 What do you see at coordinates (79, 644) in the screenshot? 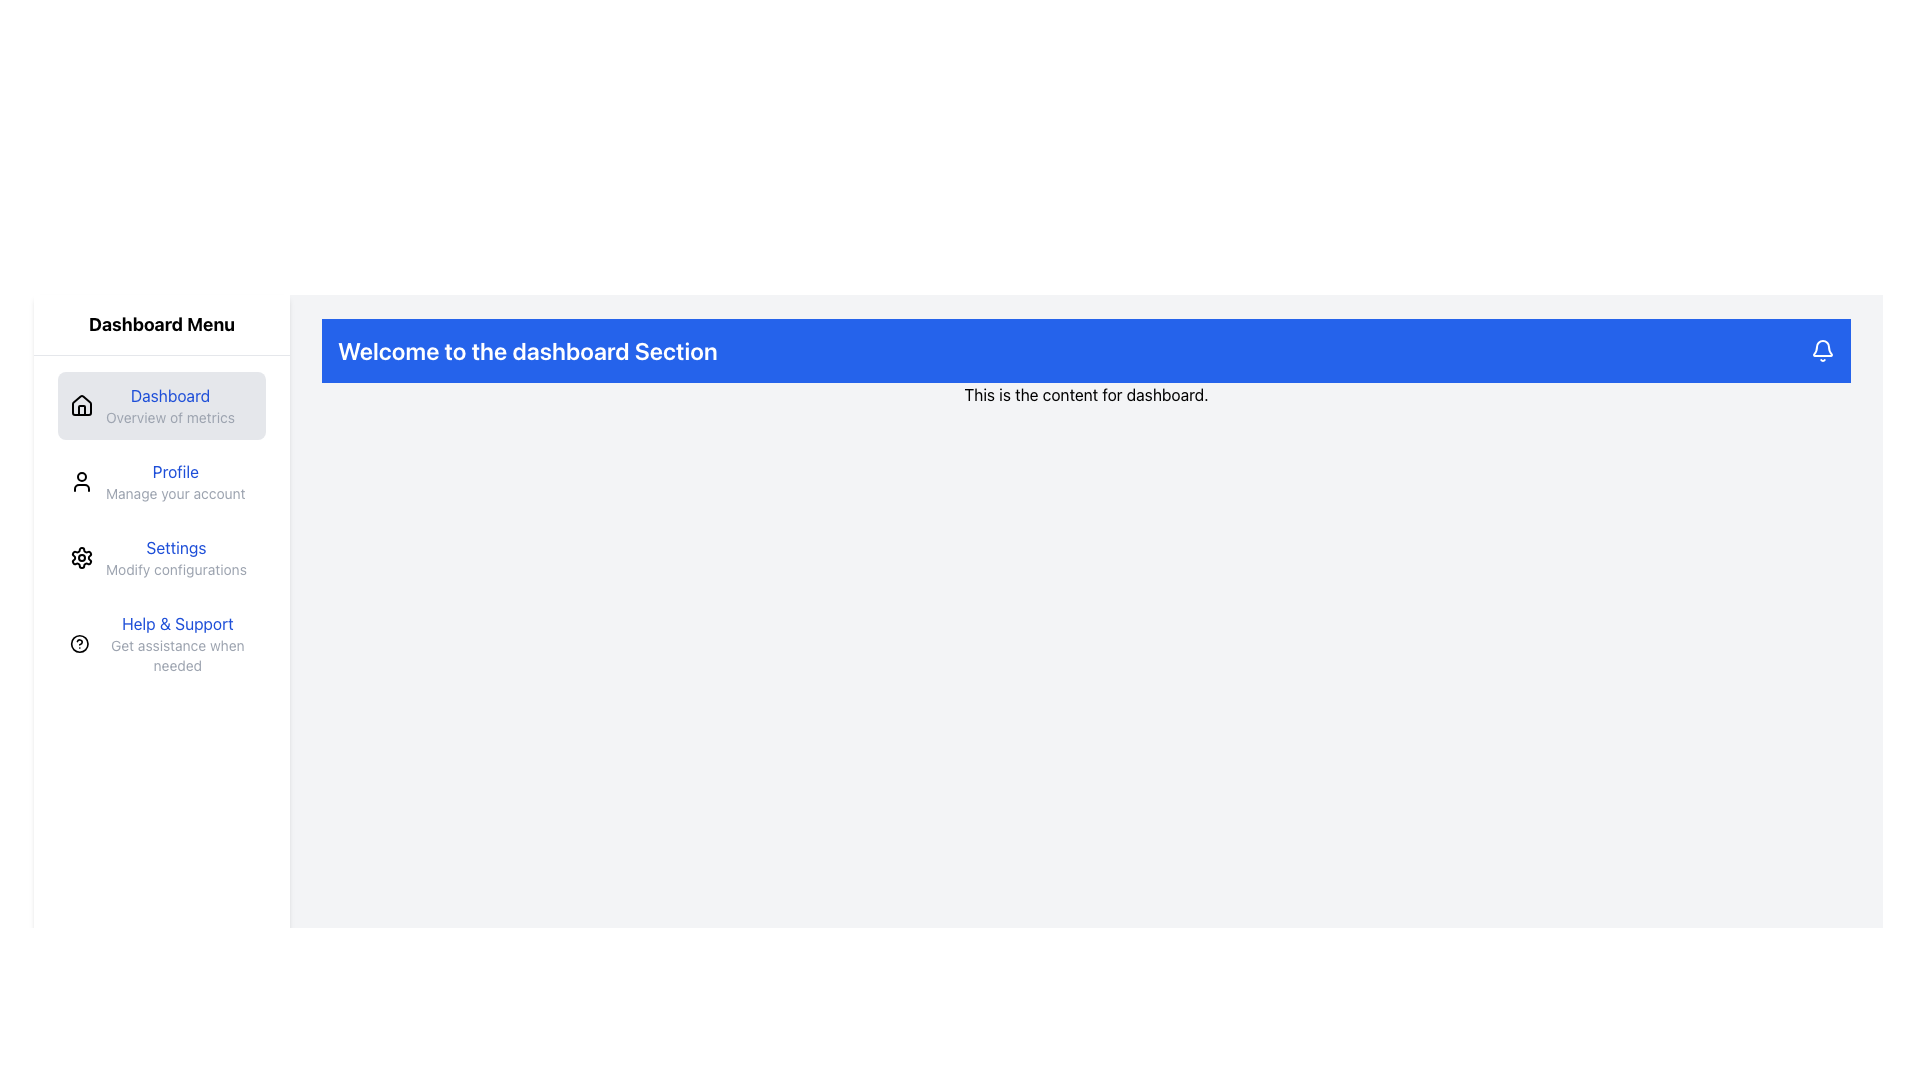
I see `the circular icon with a question mark that is part of the 'Help & Support' menu item in the sidebar` at bounding box center [79, 644].